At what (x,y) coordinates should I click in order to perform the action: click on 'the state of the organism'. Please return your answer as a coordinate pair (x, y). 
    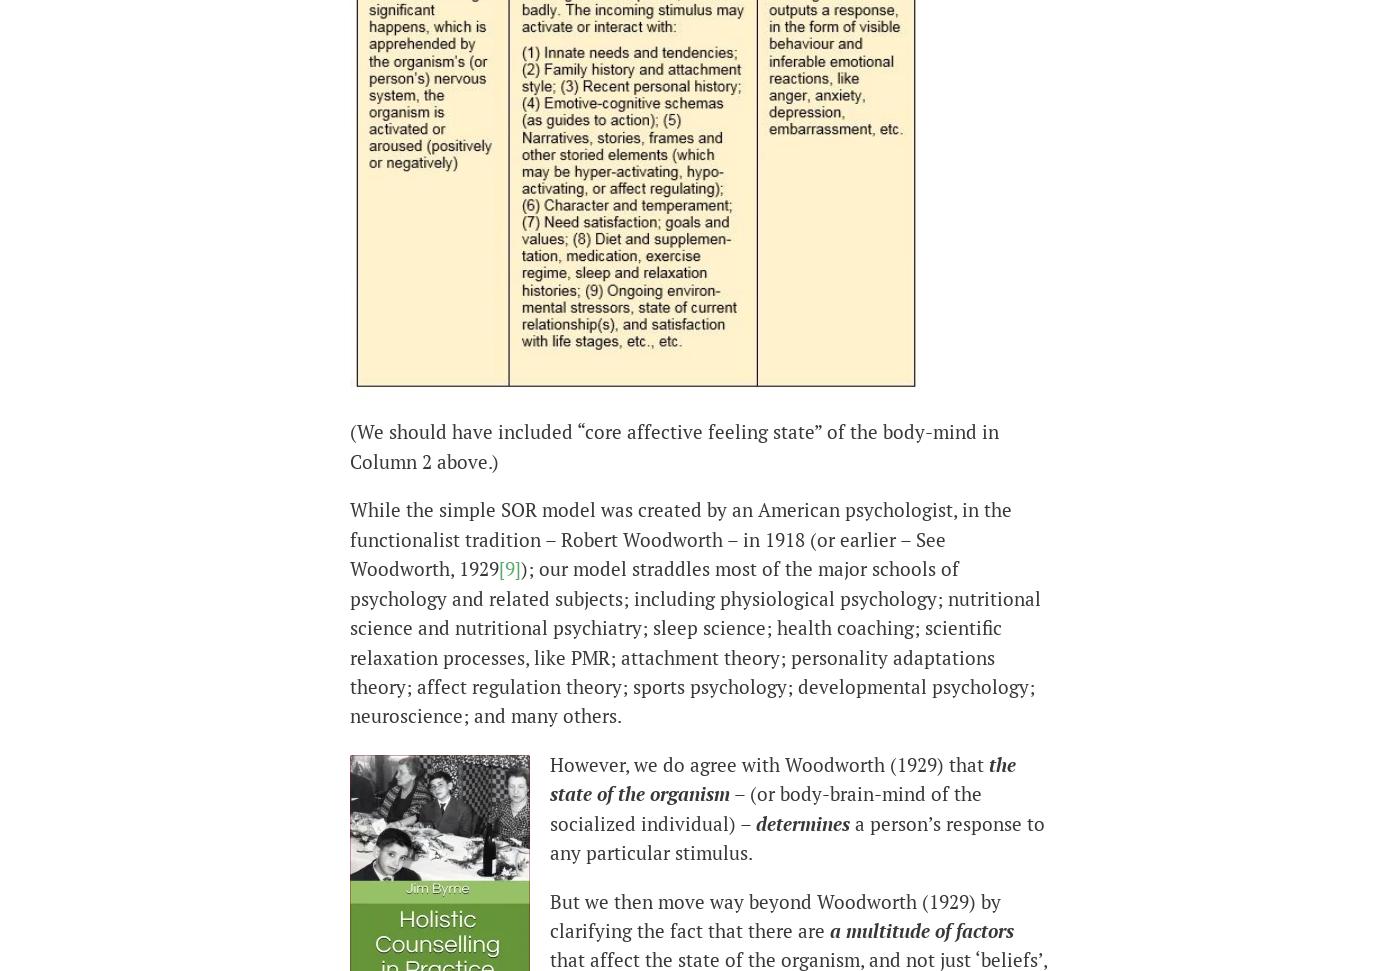
    Looking at the image, I should click on (550, 778).